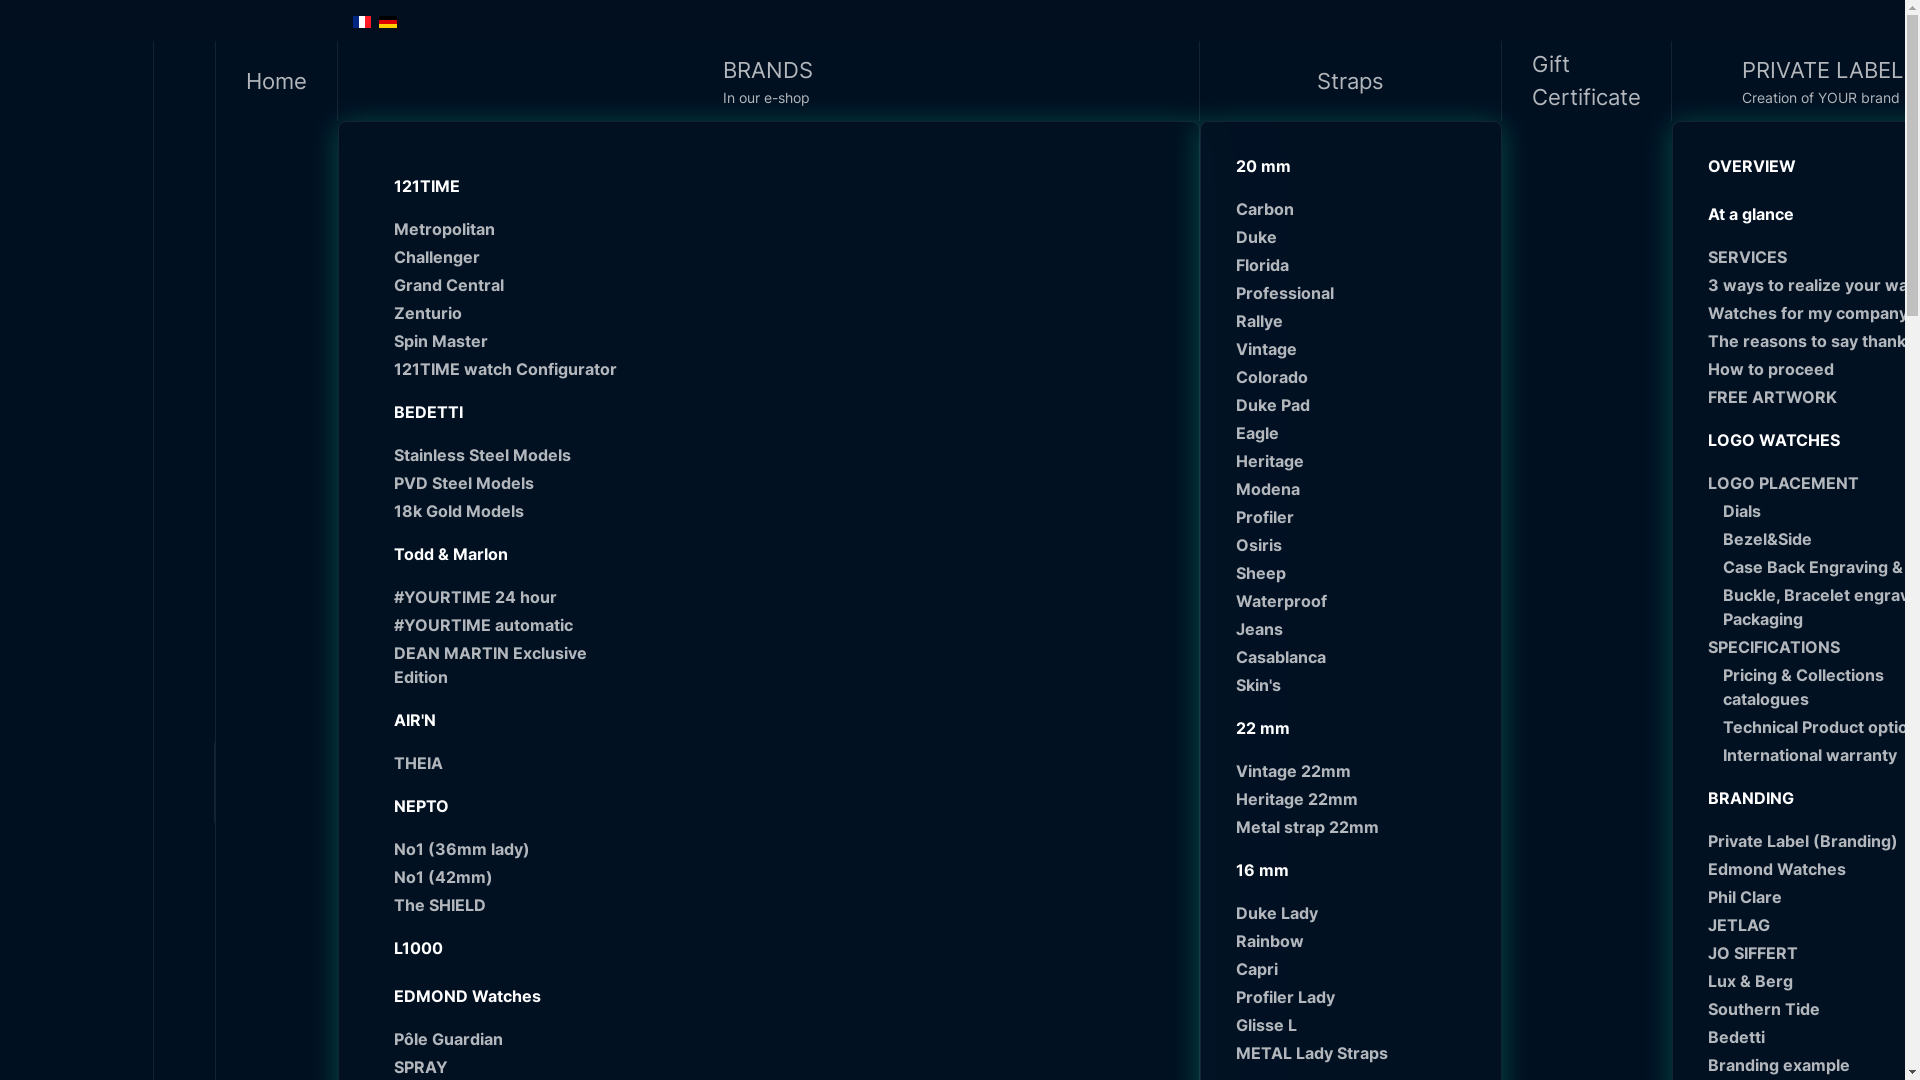 The image size is (1920, 1080). I want to click on 'Metal strap 22mm', so click(1358, 826).